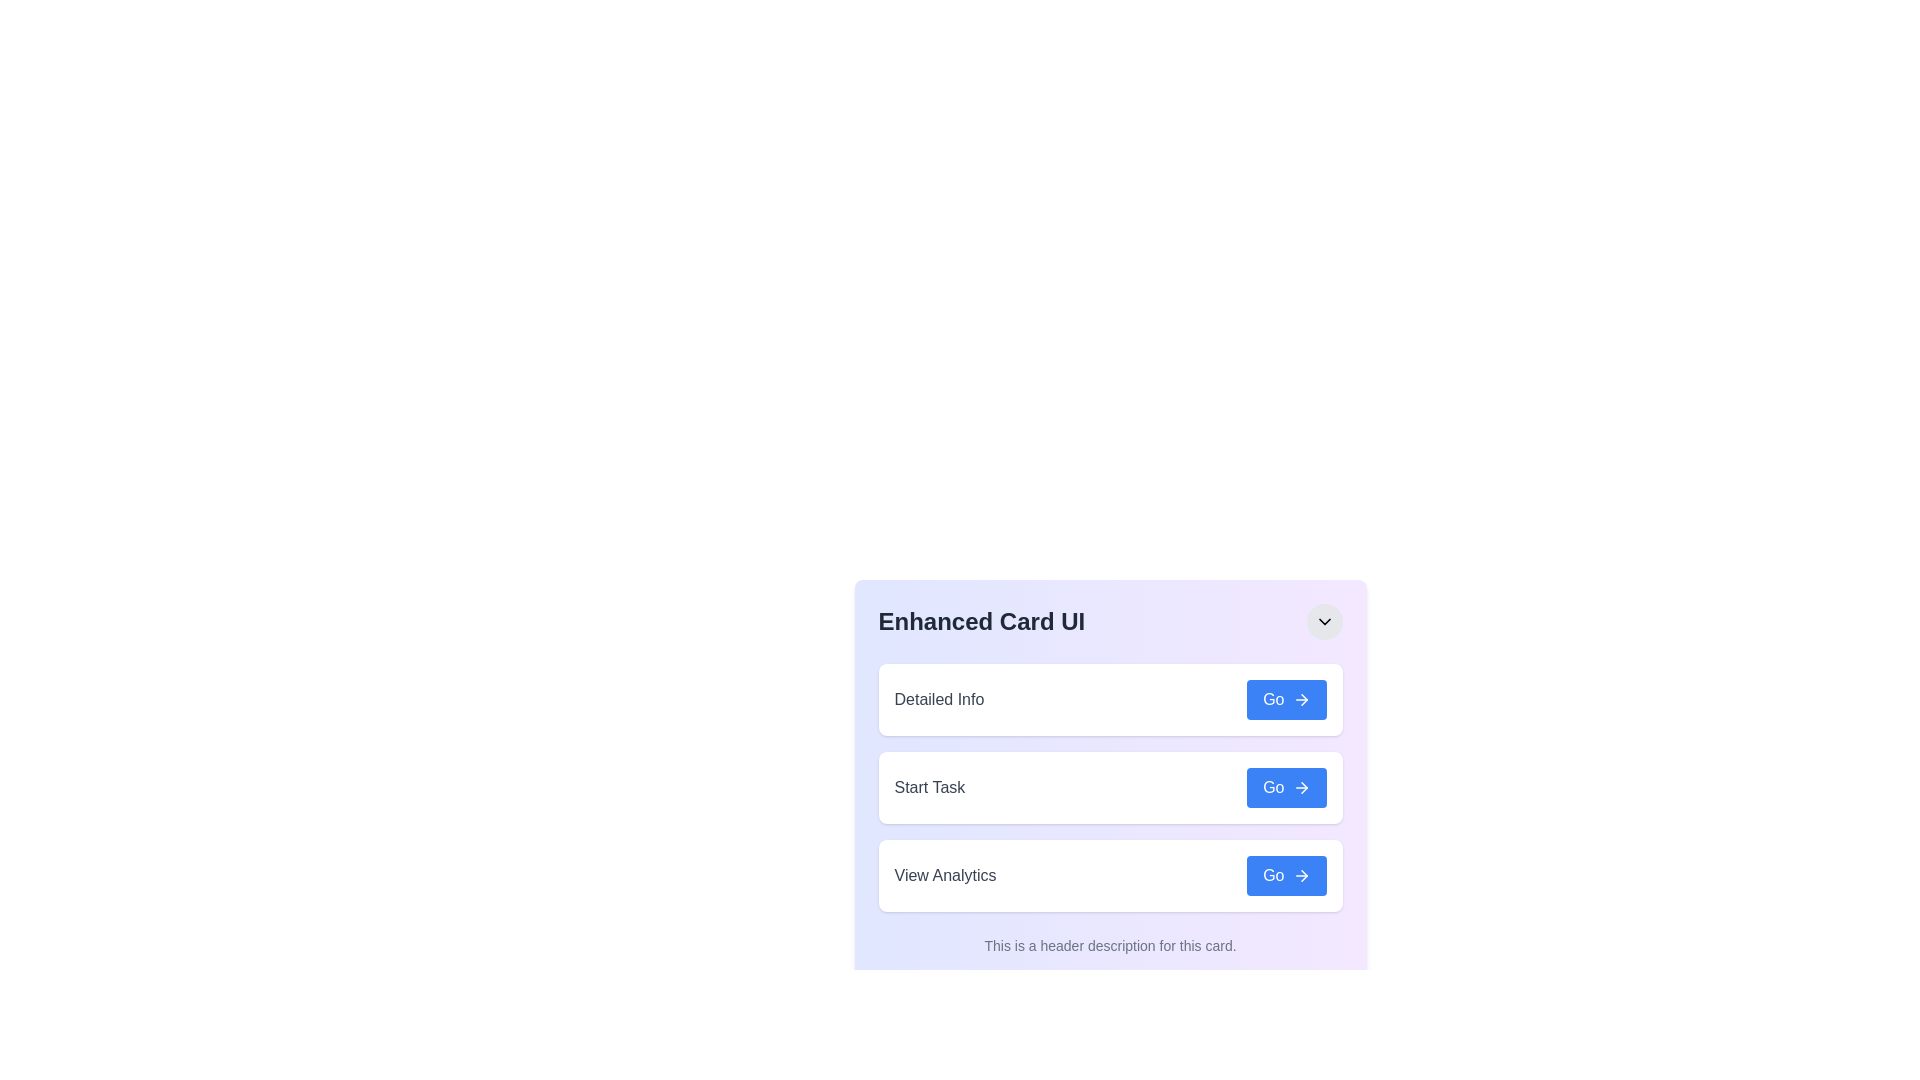  I want to click on the SVG-based arrow icon located to the right of the 'Go' button text in the first option row under 'Detailed Info', so click(1301, 698).